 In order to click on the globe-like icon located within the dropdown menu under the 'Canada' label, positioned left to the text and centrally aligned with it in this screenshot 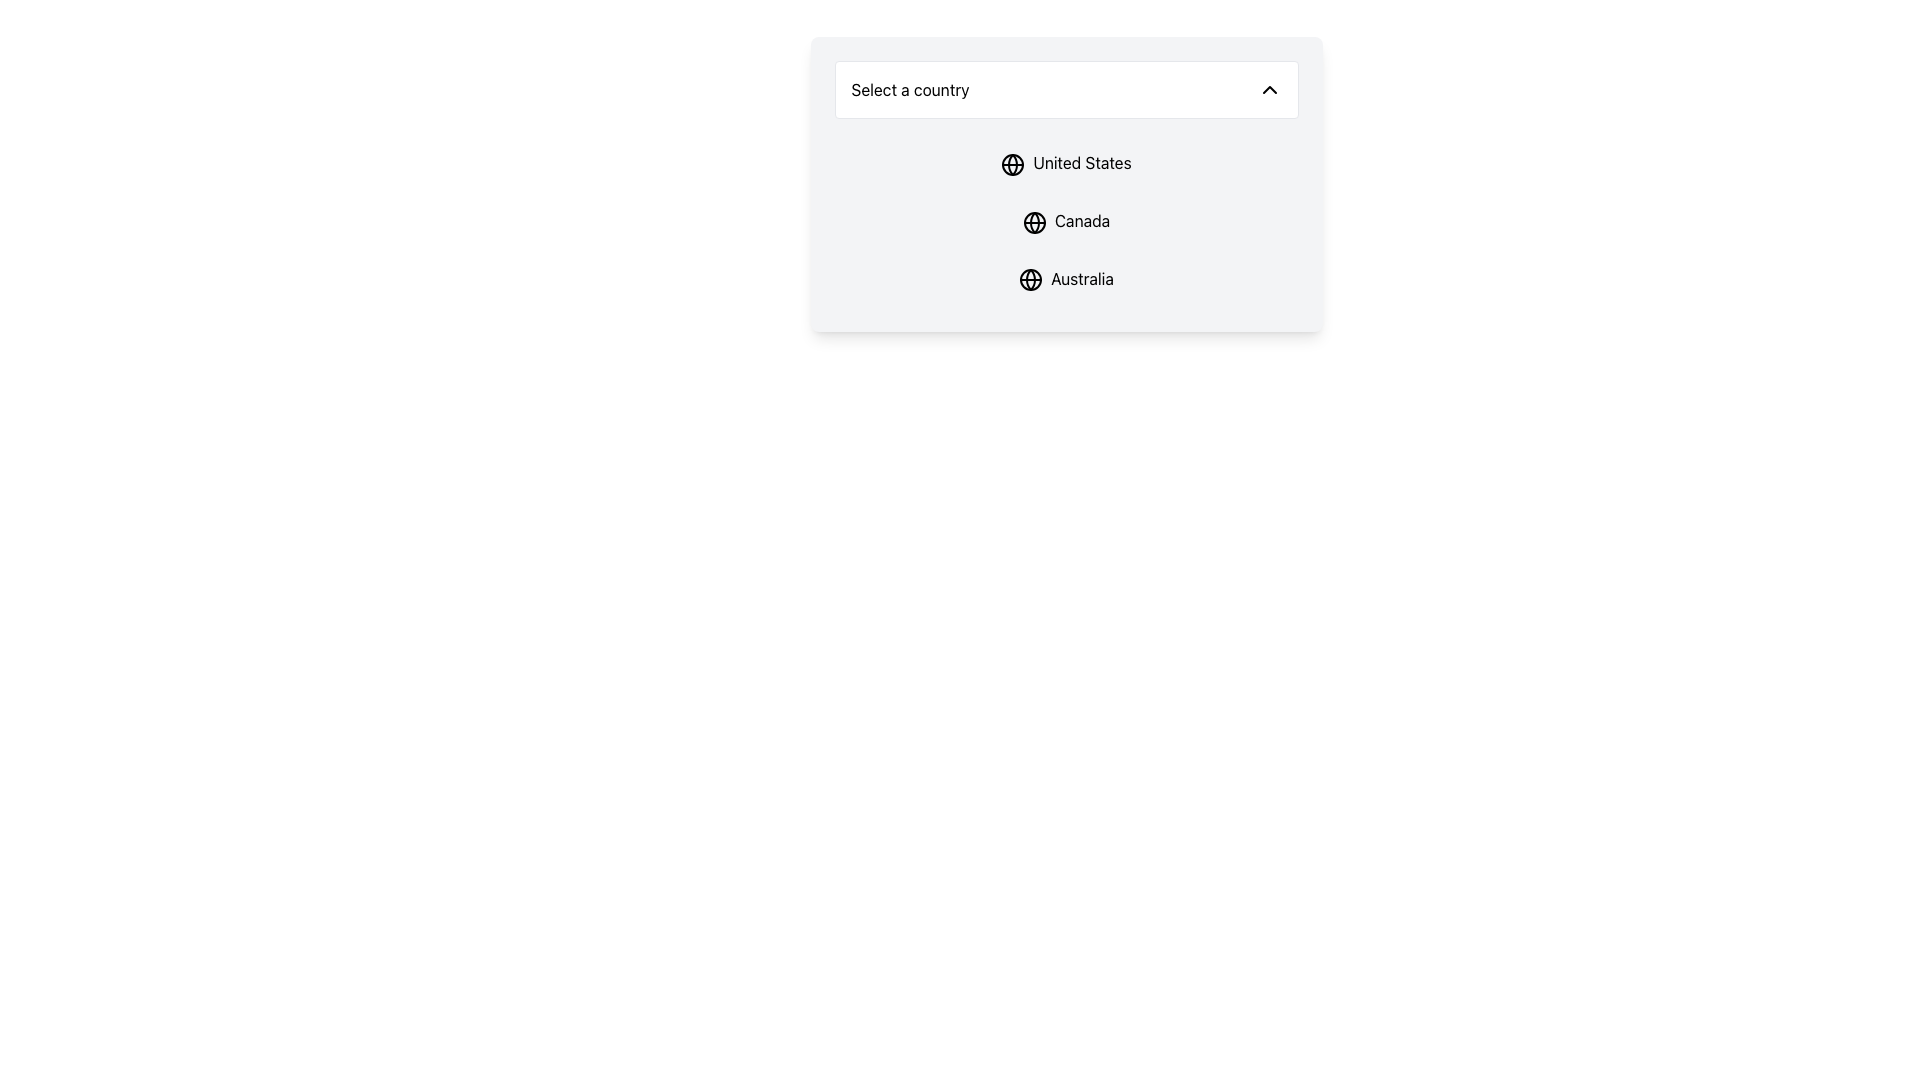, I will do `click(1034, 222)`.